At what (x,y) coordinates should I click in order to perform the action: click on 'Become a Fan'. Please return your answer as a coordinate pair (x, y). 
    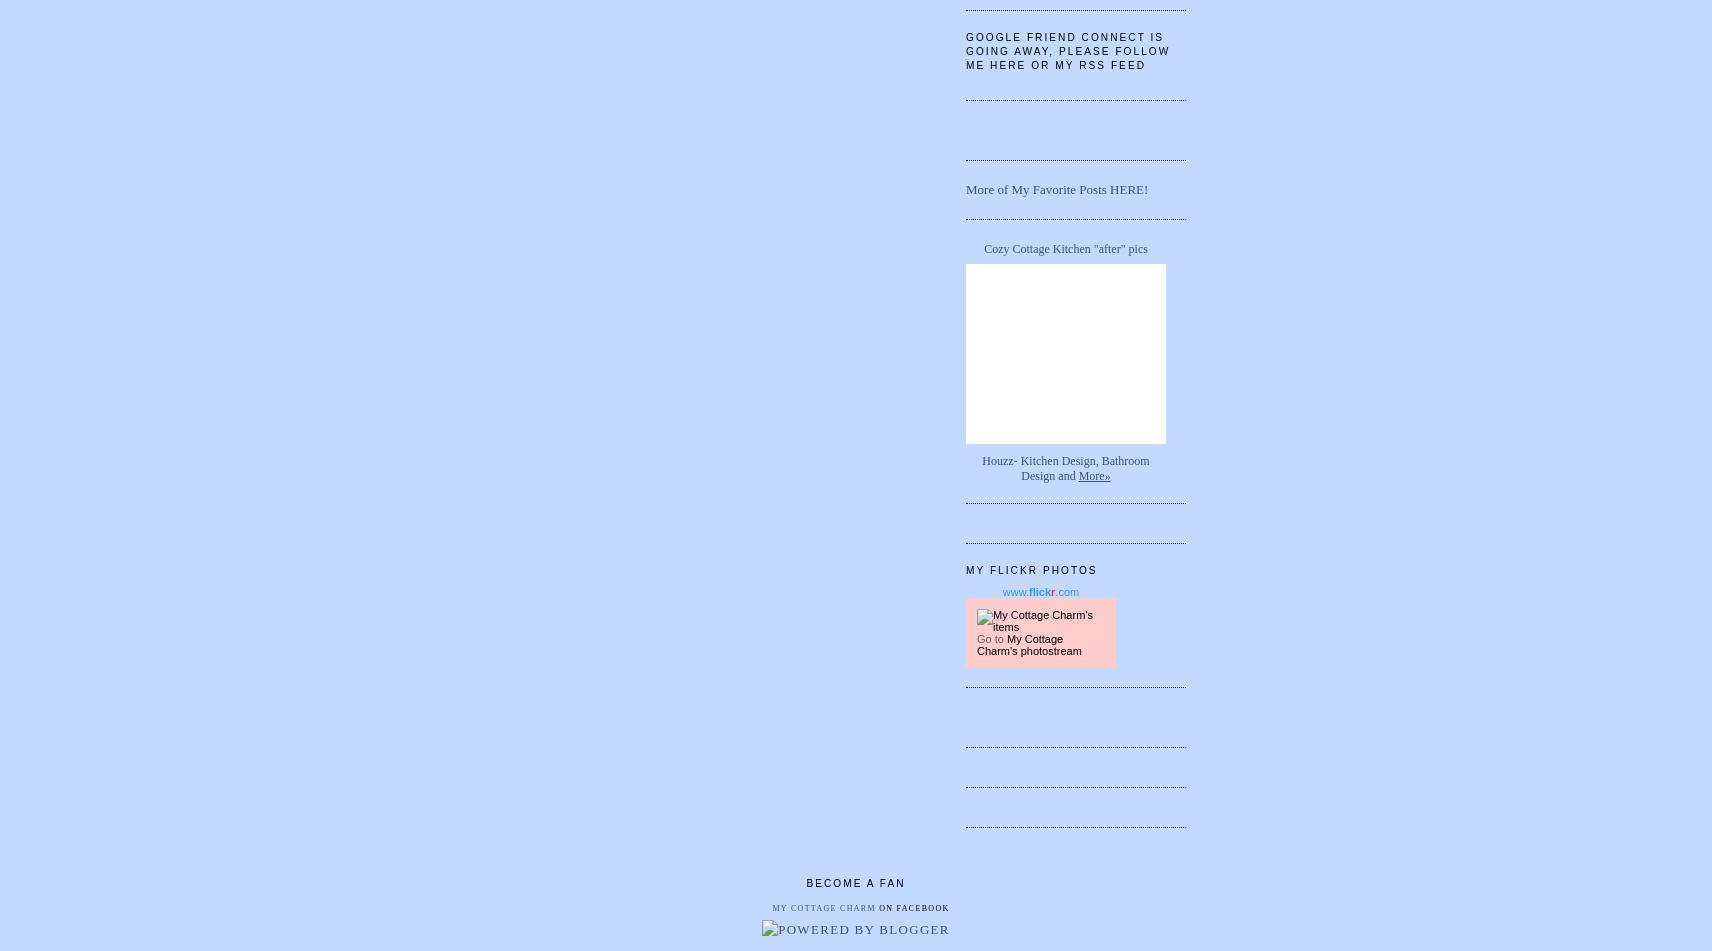
    Looking at the image, I should click on (855, 882).